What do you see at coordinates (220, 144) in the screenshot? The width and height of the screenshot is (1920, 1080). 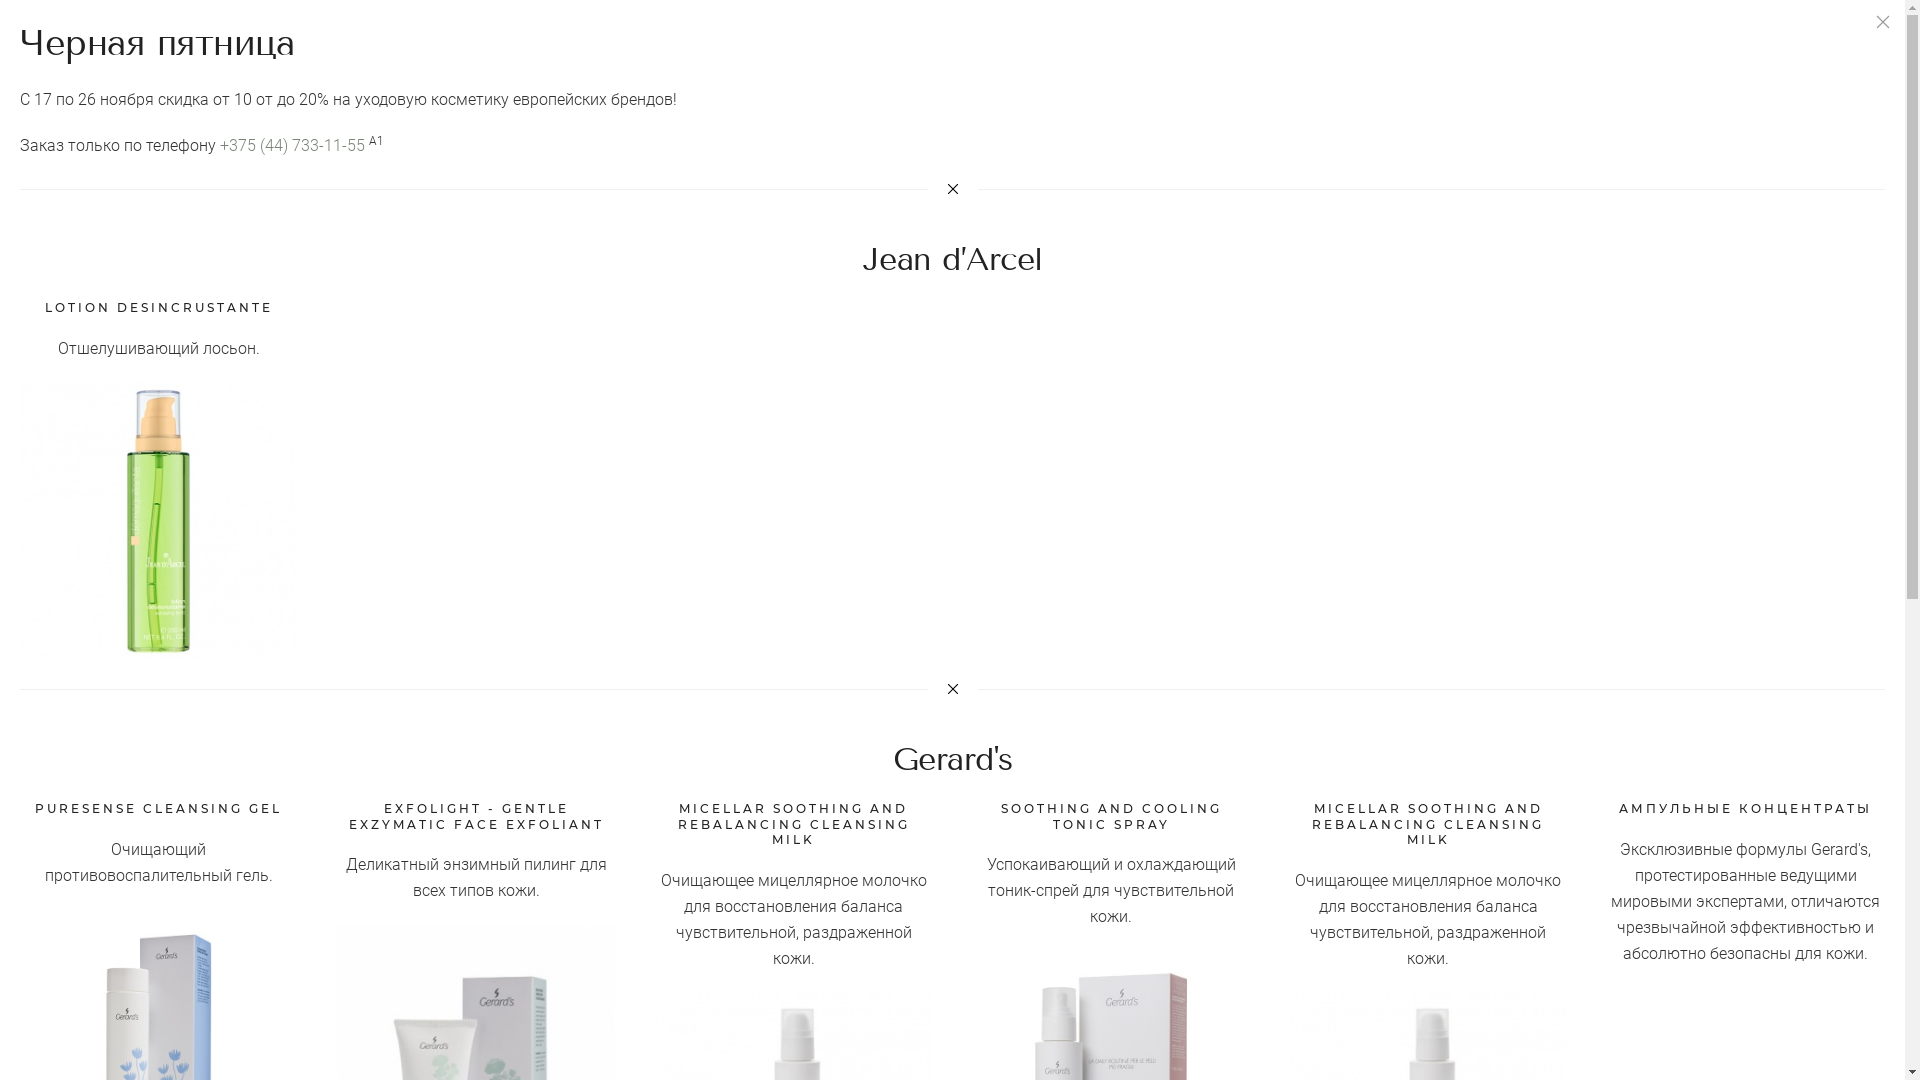 I see `'+375 (44) 733-11-55'` at bounding box center [220, 144].